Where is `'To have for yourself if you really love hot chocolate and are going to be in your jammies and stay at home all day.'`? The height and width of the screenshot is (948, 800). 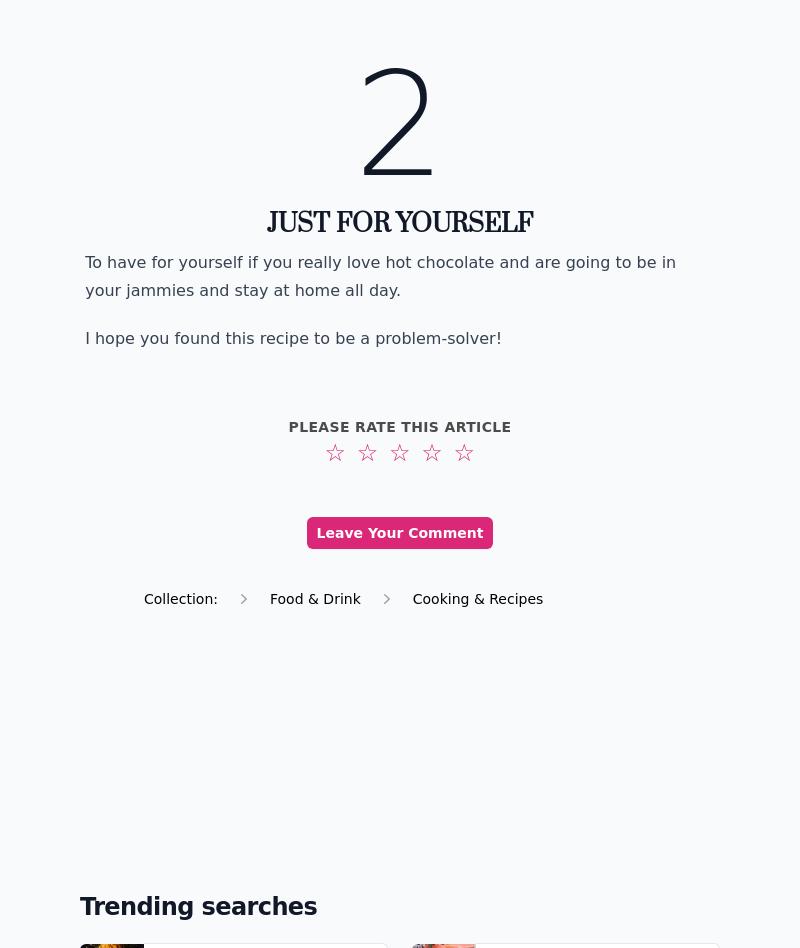 'To have for yourself if you really love hot chocolate and are going to be in your jammies and stay at home all day.' is located at coordinates (379, 275).